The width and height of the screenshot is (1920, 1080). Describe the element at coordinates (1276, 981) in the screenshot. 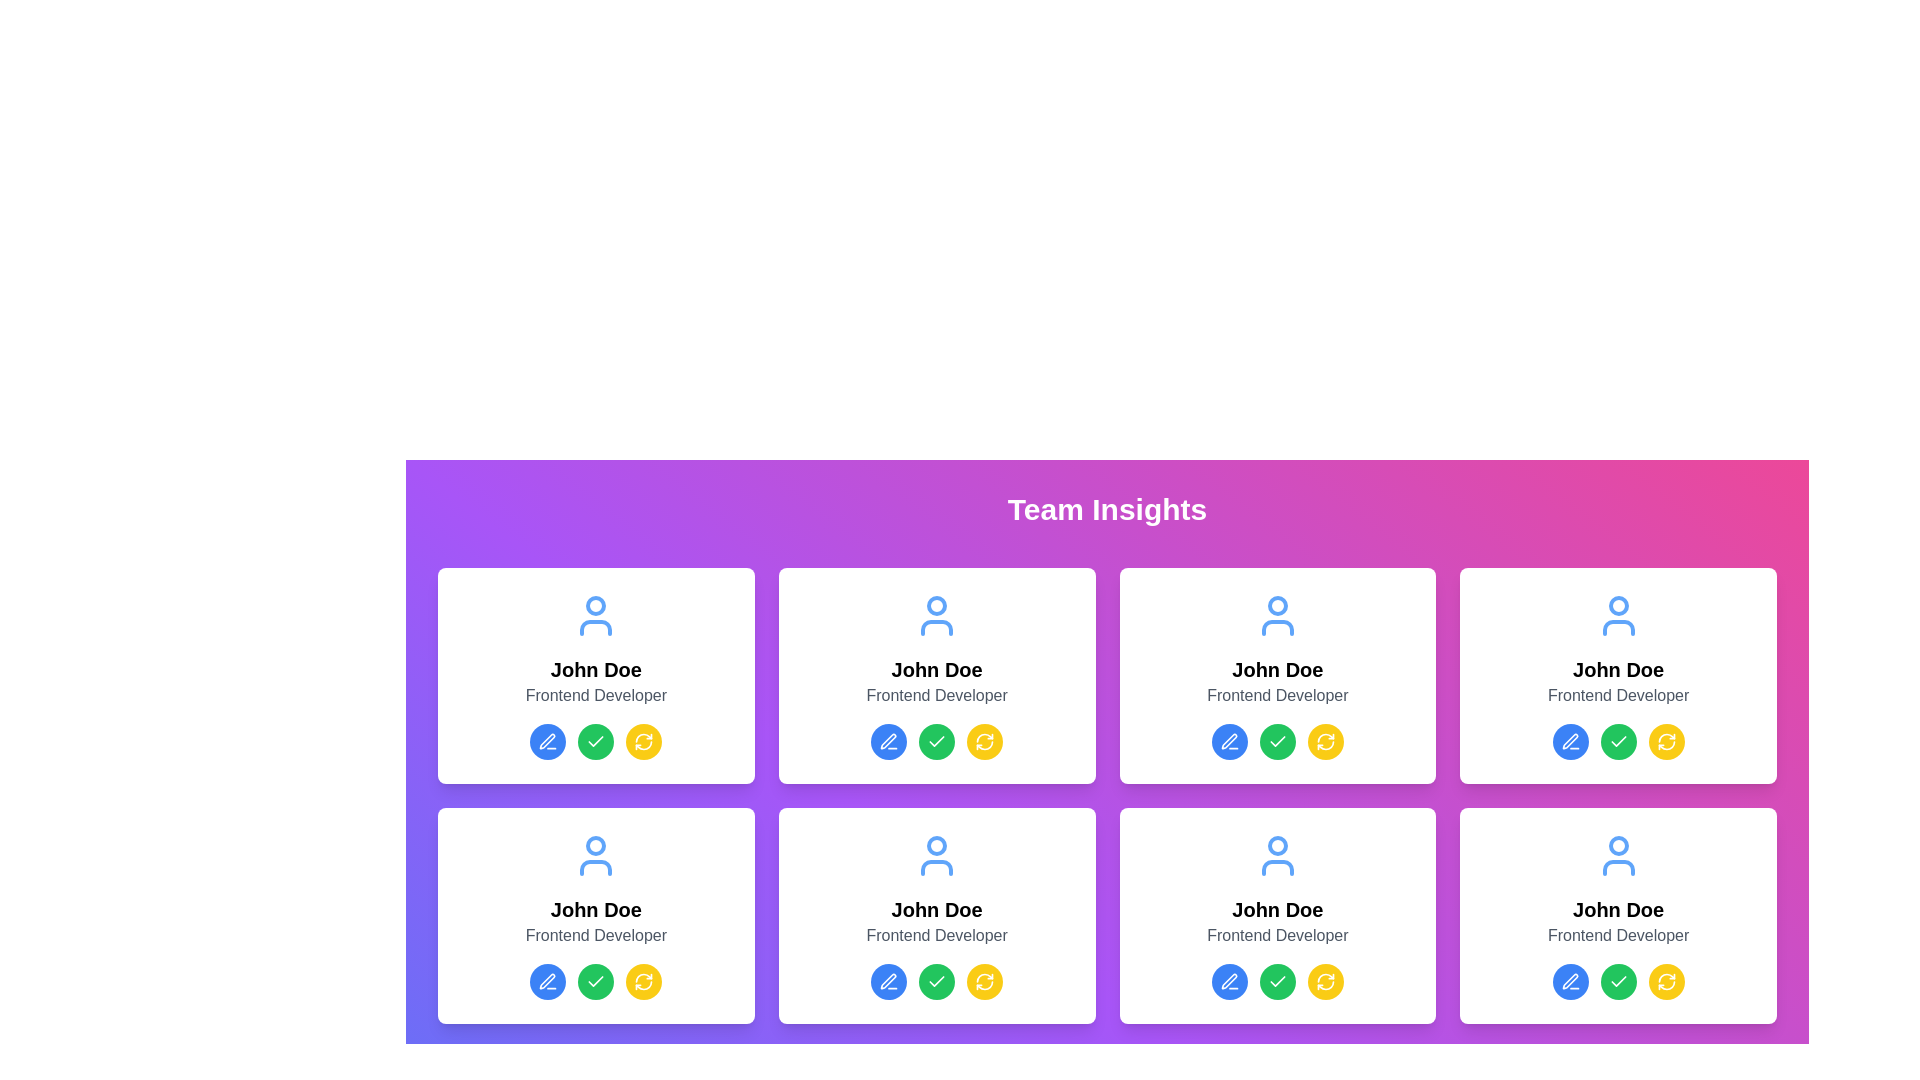

I see `the confirmation button with the checkmark icon located in the bottom-right card below 'John Doe' and 'Frontend Developer' to trigger a tooltip or effect` at that location.